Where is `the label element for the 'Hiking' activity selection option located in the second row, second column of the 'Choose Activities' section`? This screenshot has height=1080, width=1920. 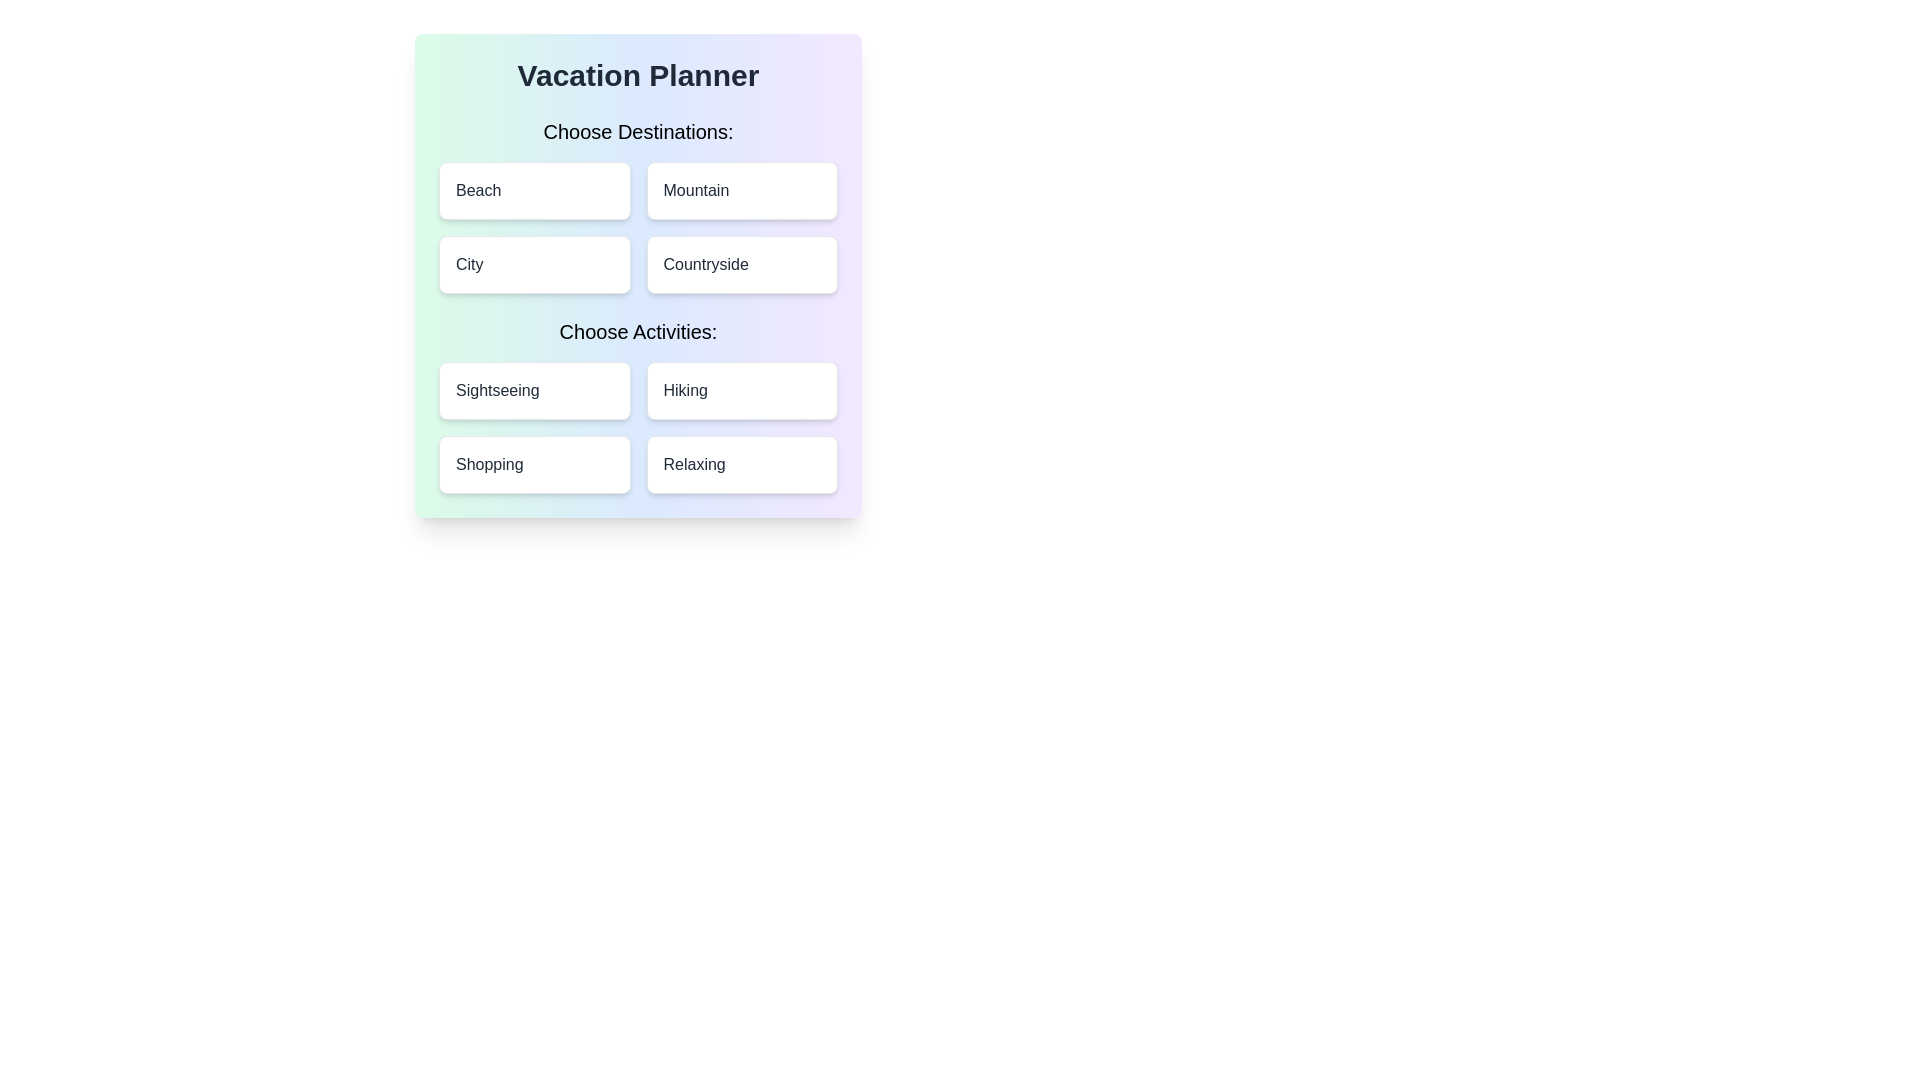
the label element for the 'Hiking' activity selection option located in the second row, second column of the 'Choose Activities' section is located at coordinates (685, 390).